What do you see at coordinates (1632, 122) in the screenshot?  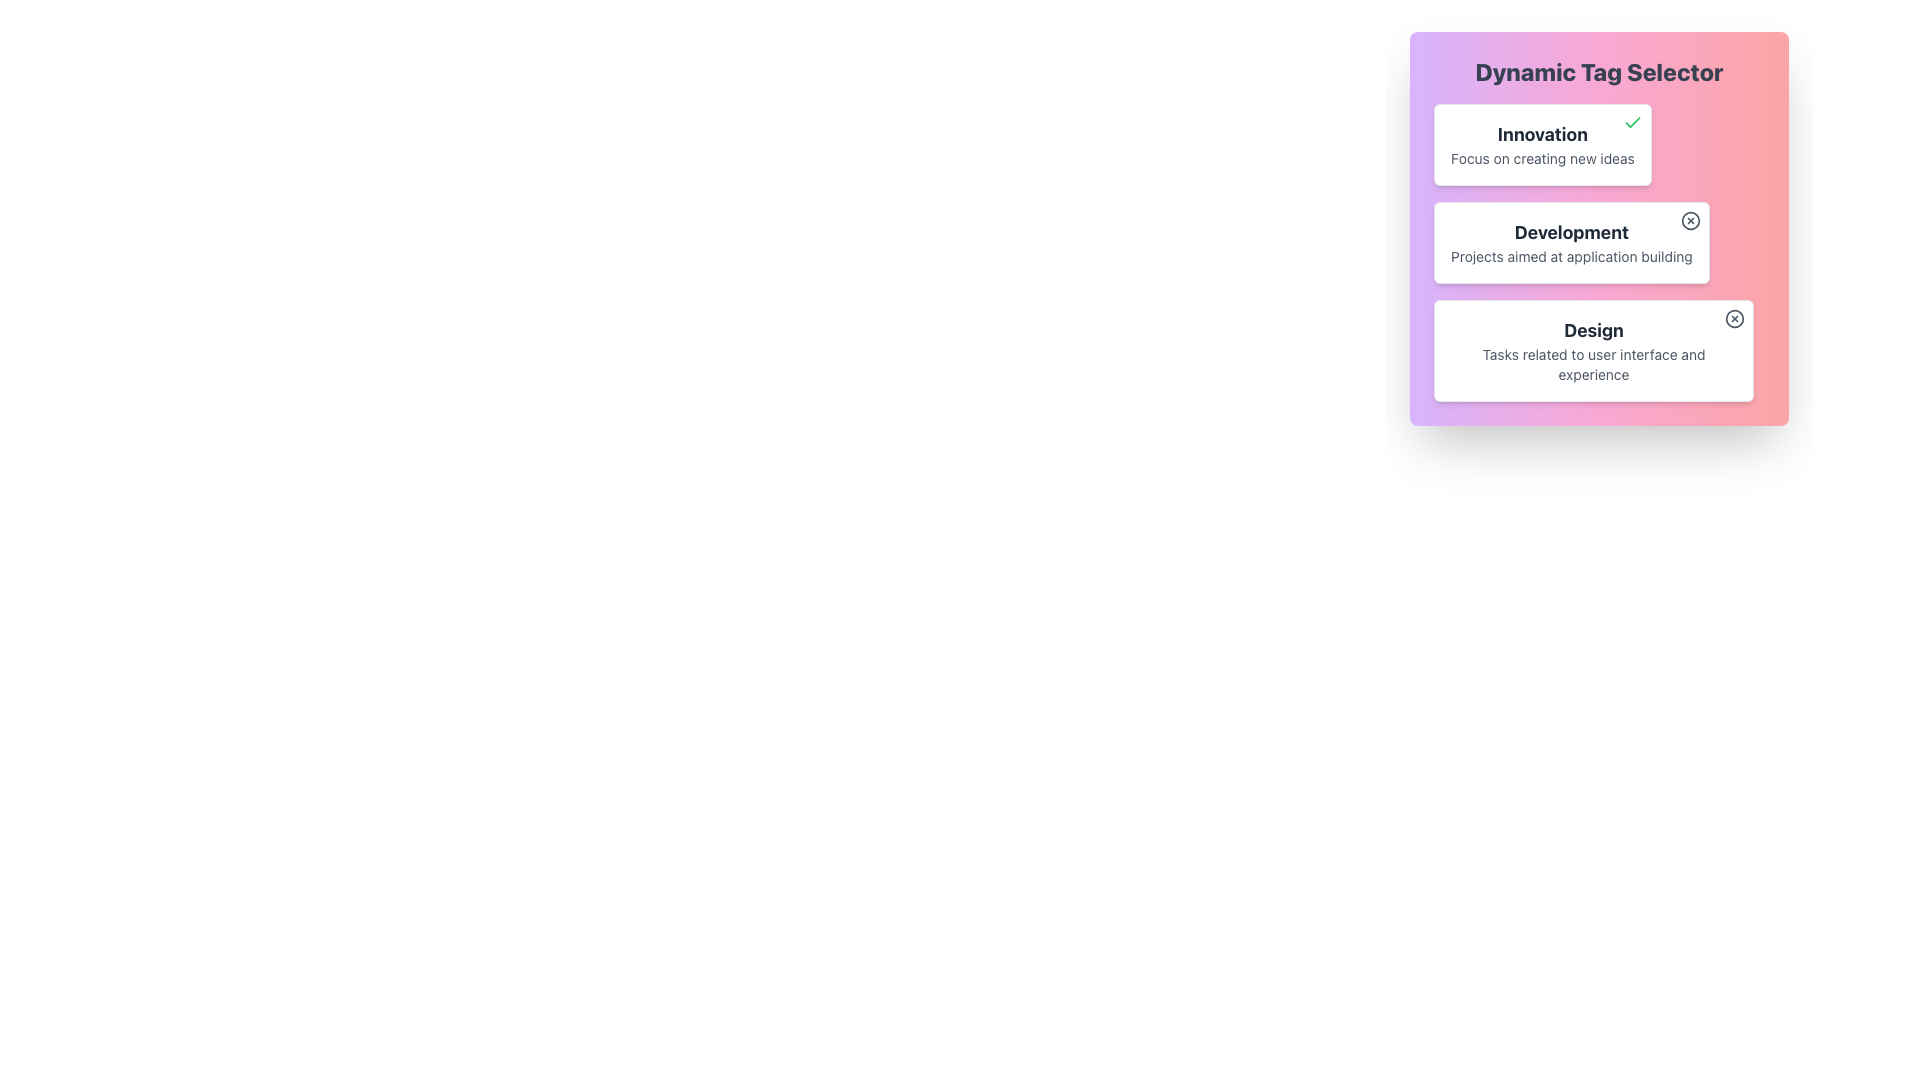 I see `the visual state of the validation icon representing the 'Innovation' tag in the Dynamic Tag Selector component, located at the top-right corner of the tag` at bounding box center [1632, 122].